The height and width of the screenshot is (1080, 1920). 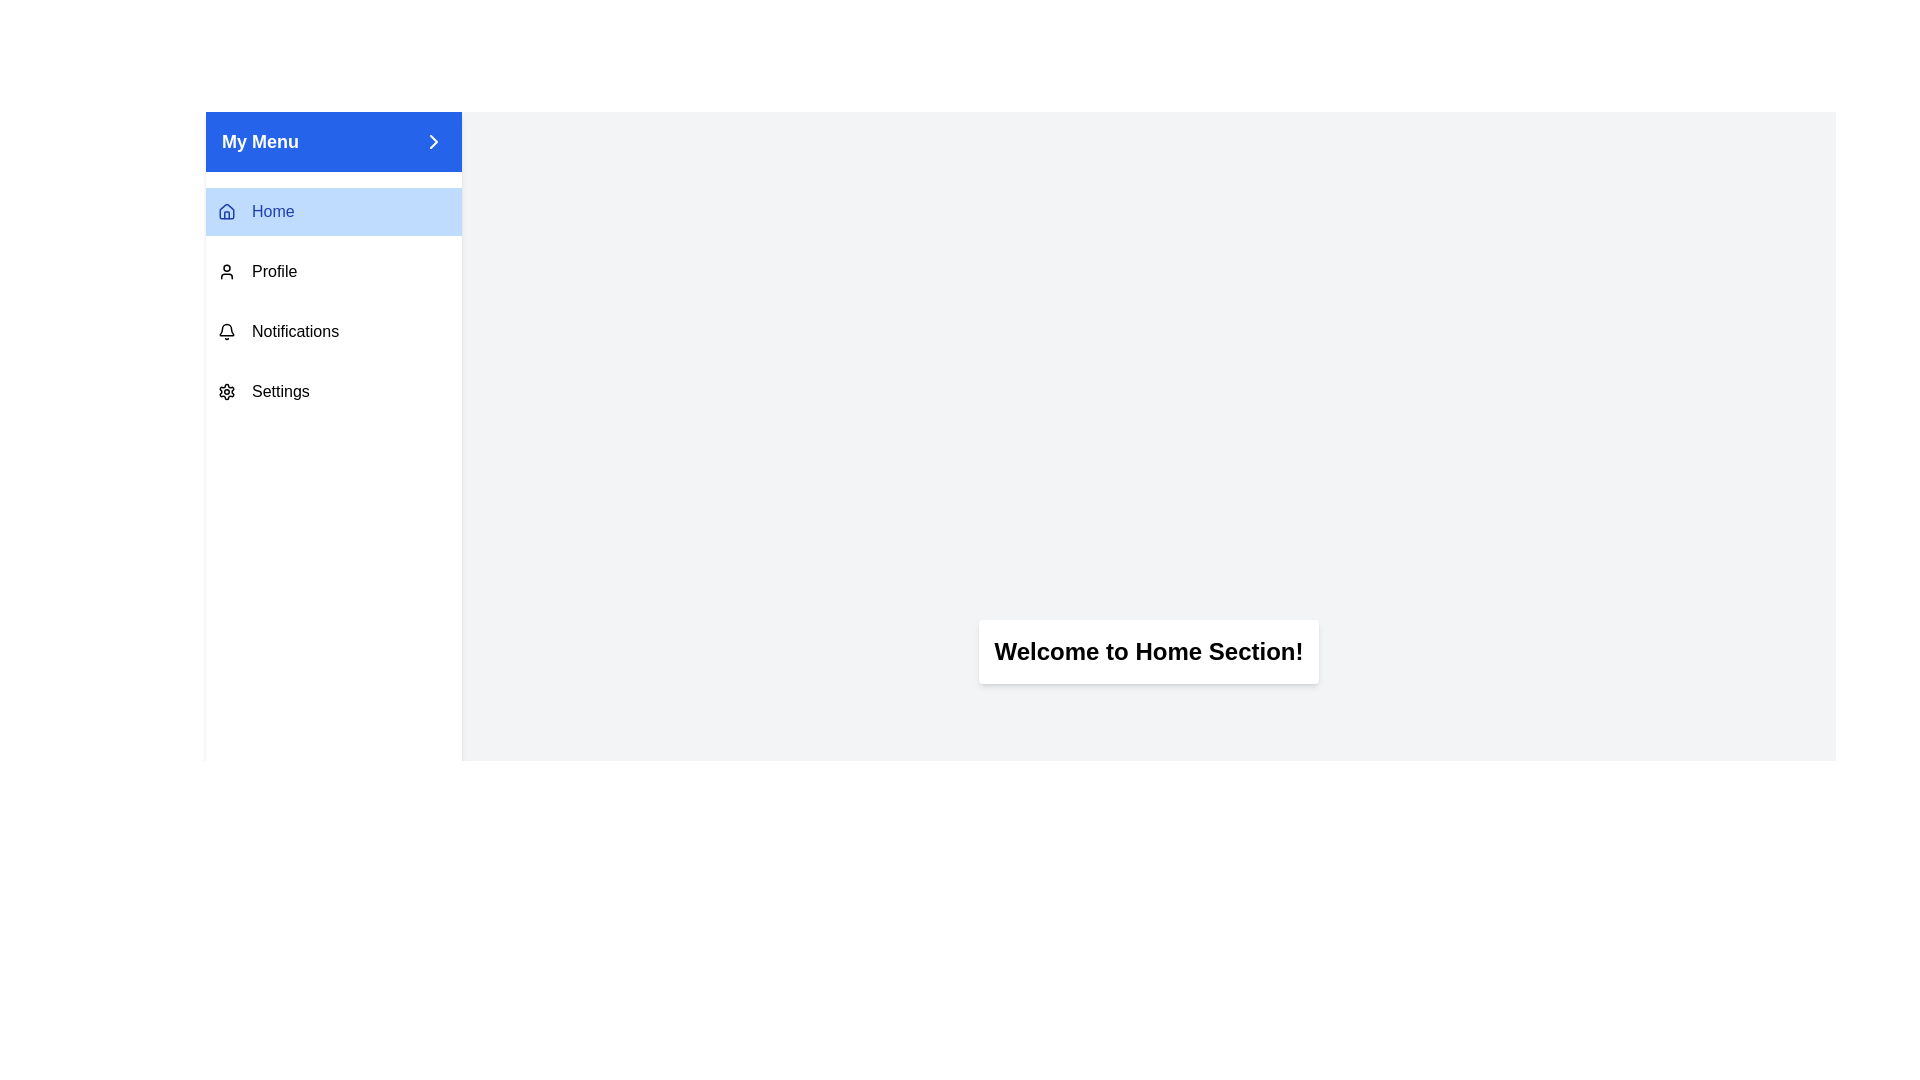 What do you see at coordinates (226, 330) in the screenshot?
I see `the bell icon, which is styled with a minimalistic outline and is positioned next to the 'Notifications' label in the vertical navigation menu` at bounding box center [226, 330].